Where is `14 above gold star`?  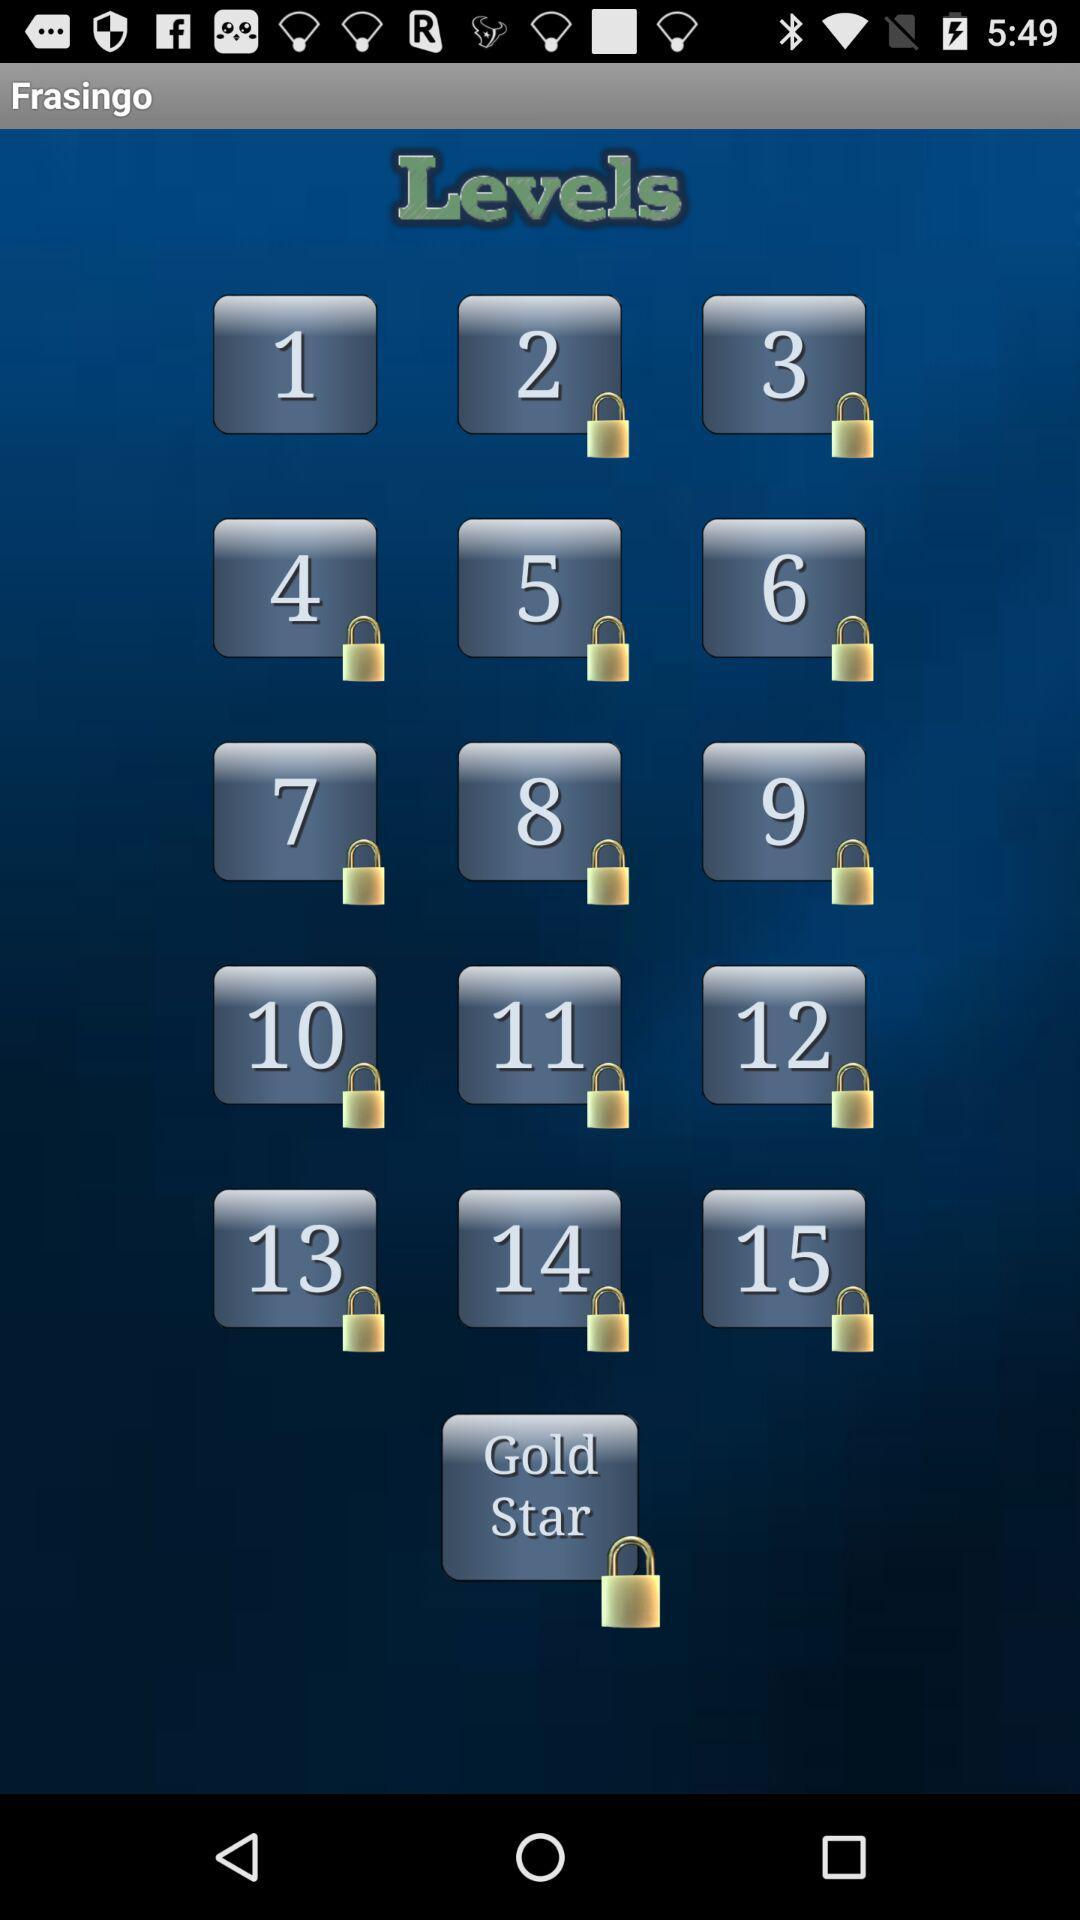 14 above gold star is located at coordinates (540, 1286).